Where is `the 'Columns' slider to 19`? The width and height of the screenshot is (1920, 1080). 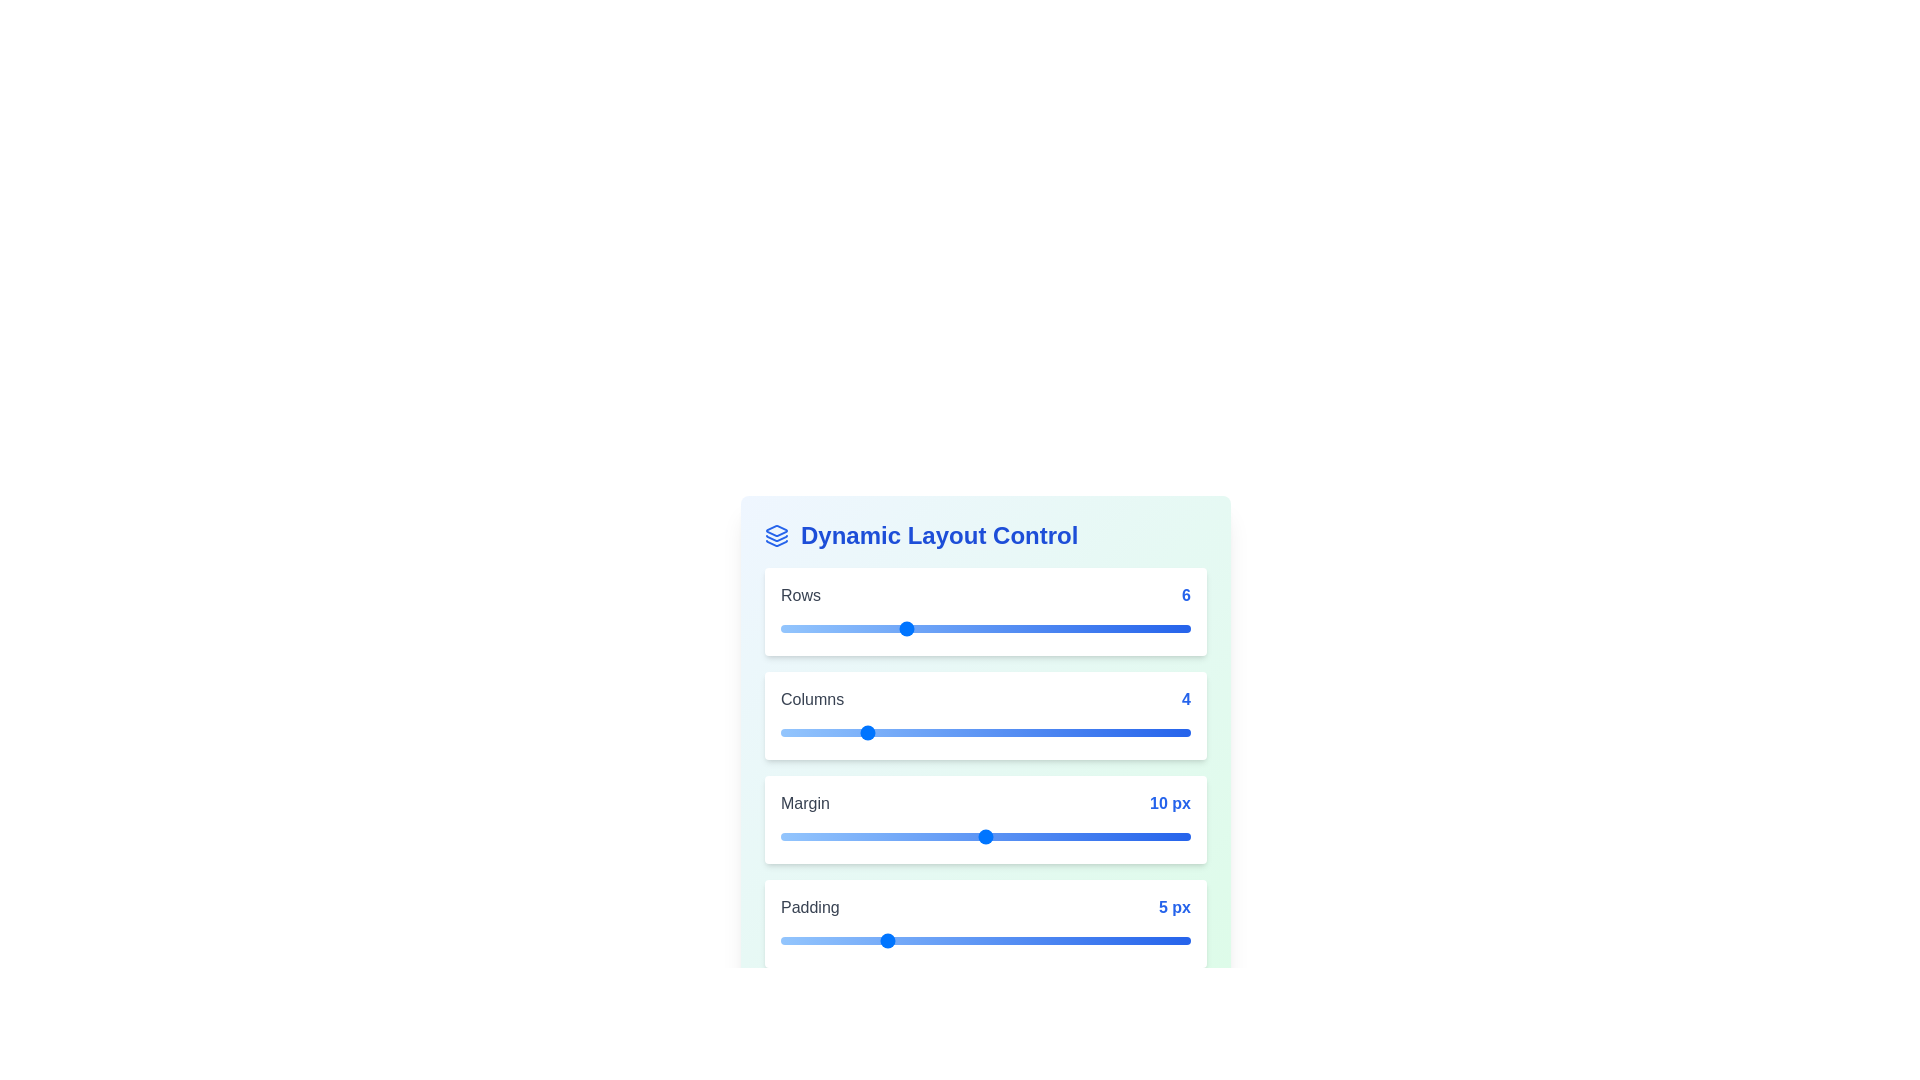
the 'Columns' slider to 19 is located at coordinates (1170, 732).